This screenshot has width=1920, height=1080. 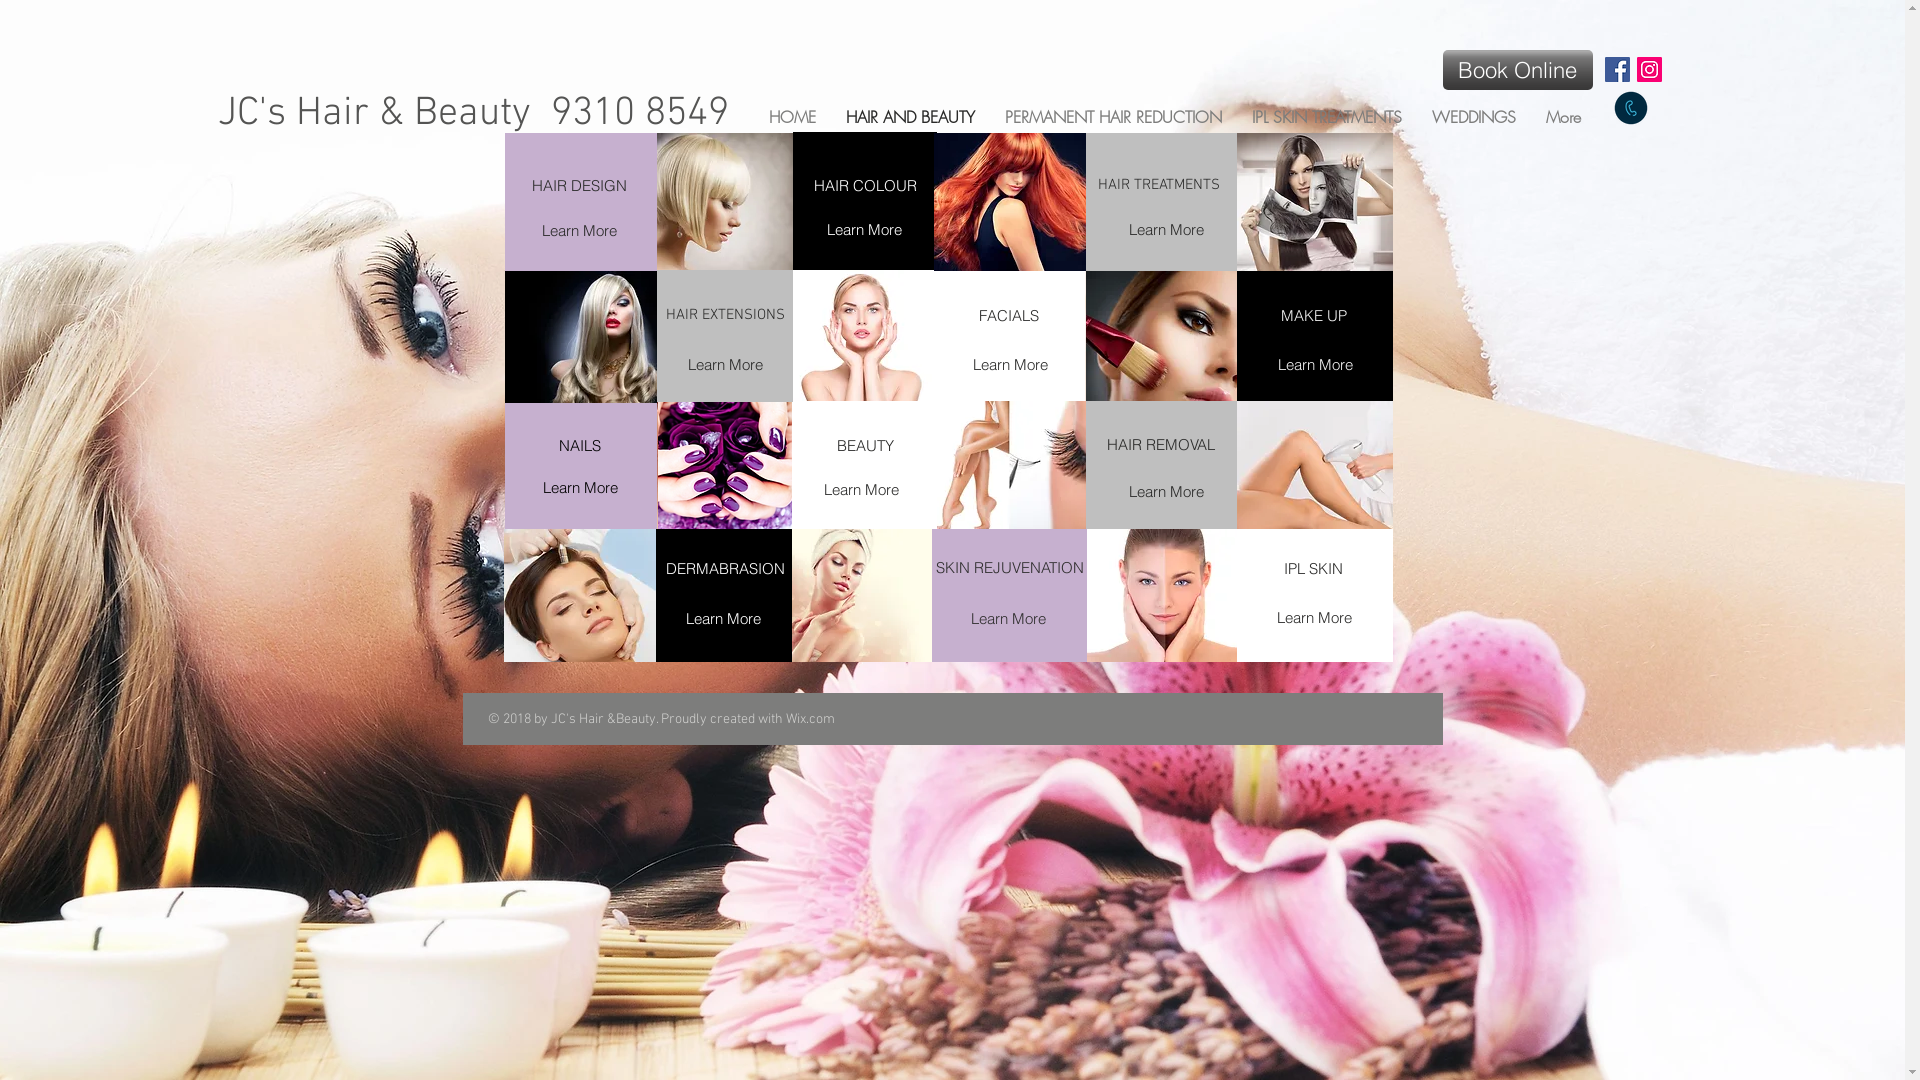 What do you see at coordinates (1315, 363) in the screenshot?
I see `'Learn More'` at bounding box center [1315, 363].